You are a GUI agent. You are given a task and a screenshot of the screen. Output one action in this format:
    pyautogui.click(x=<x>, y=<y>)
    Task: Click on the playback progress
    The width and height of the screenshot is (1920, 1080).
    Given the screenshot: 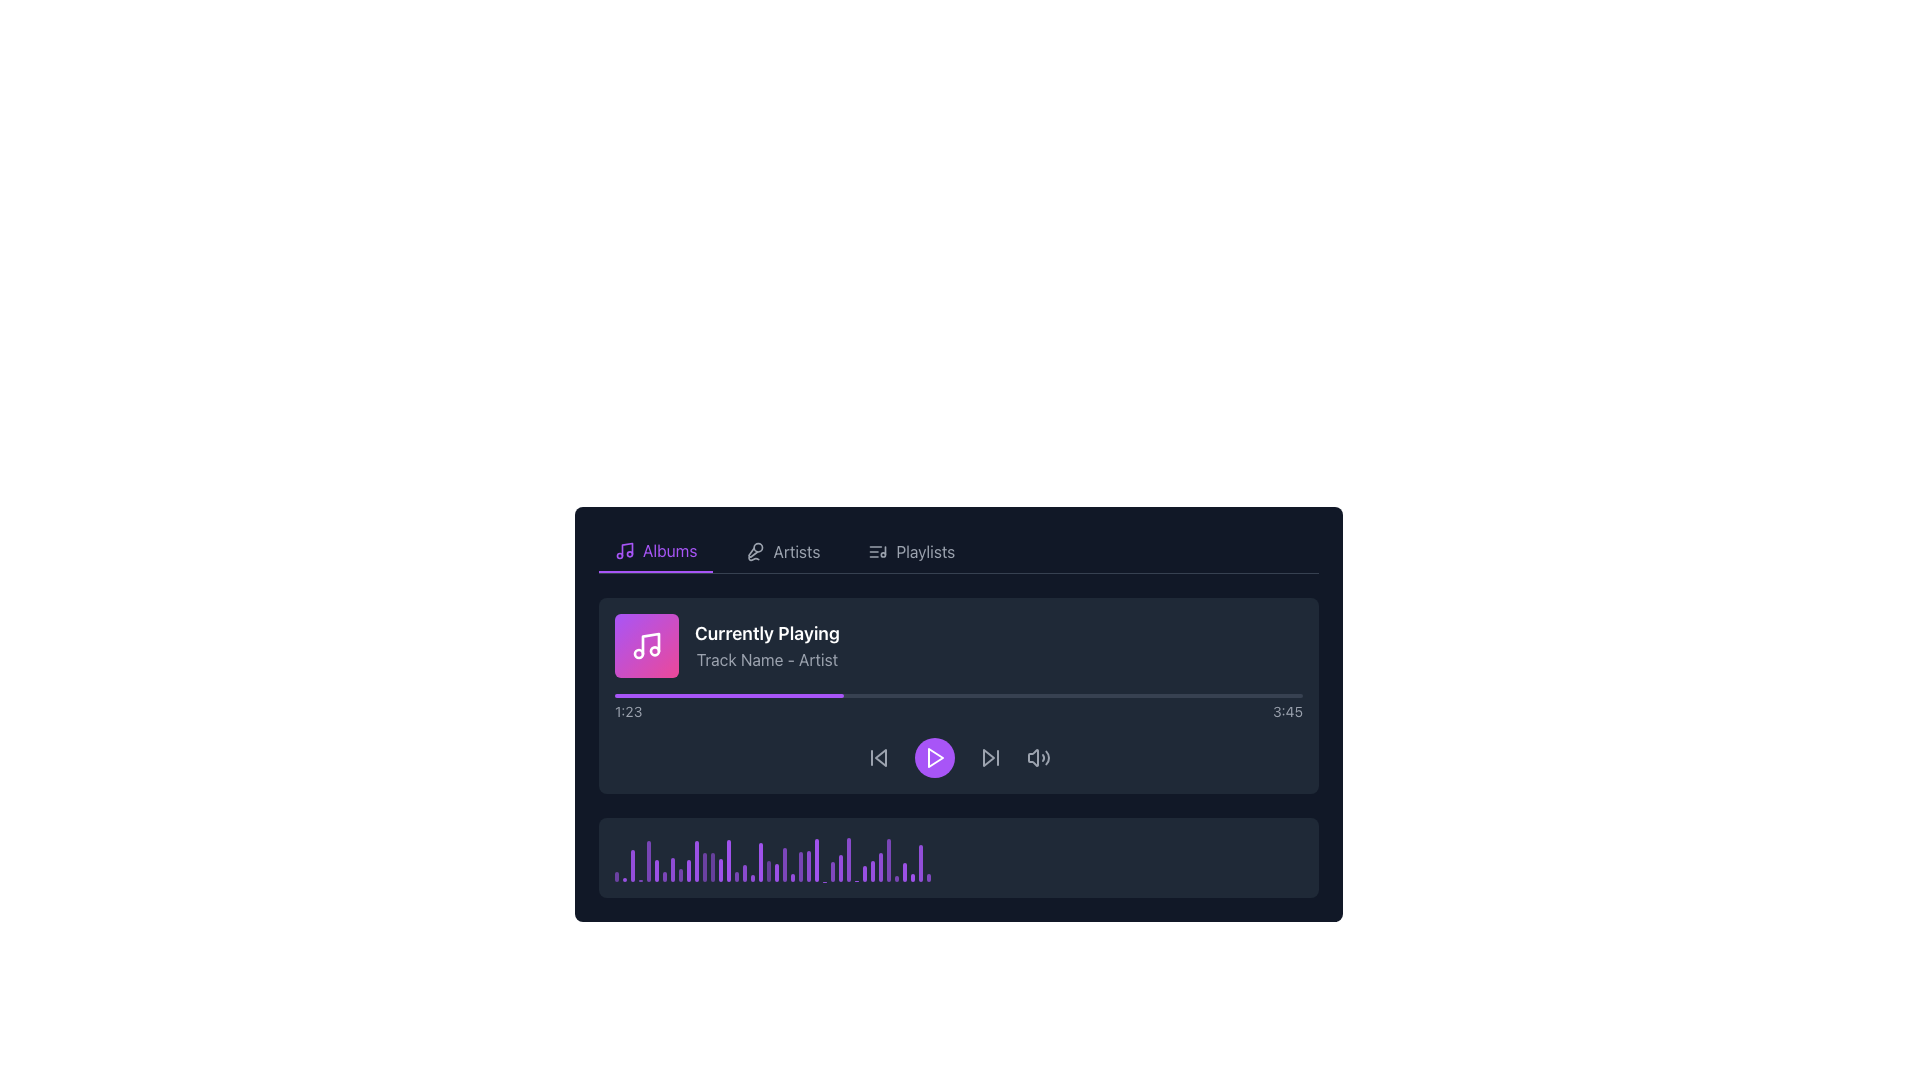 What is the action you would take?
    pyautogui.click(x=1240, y=694)
    